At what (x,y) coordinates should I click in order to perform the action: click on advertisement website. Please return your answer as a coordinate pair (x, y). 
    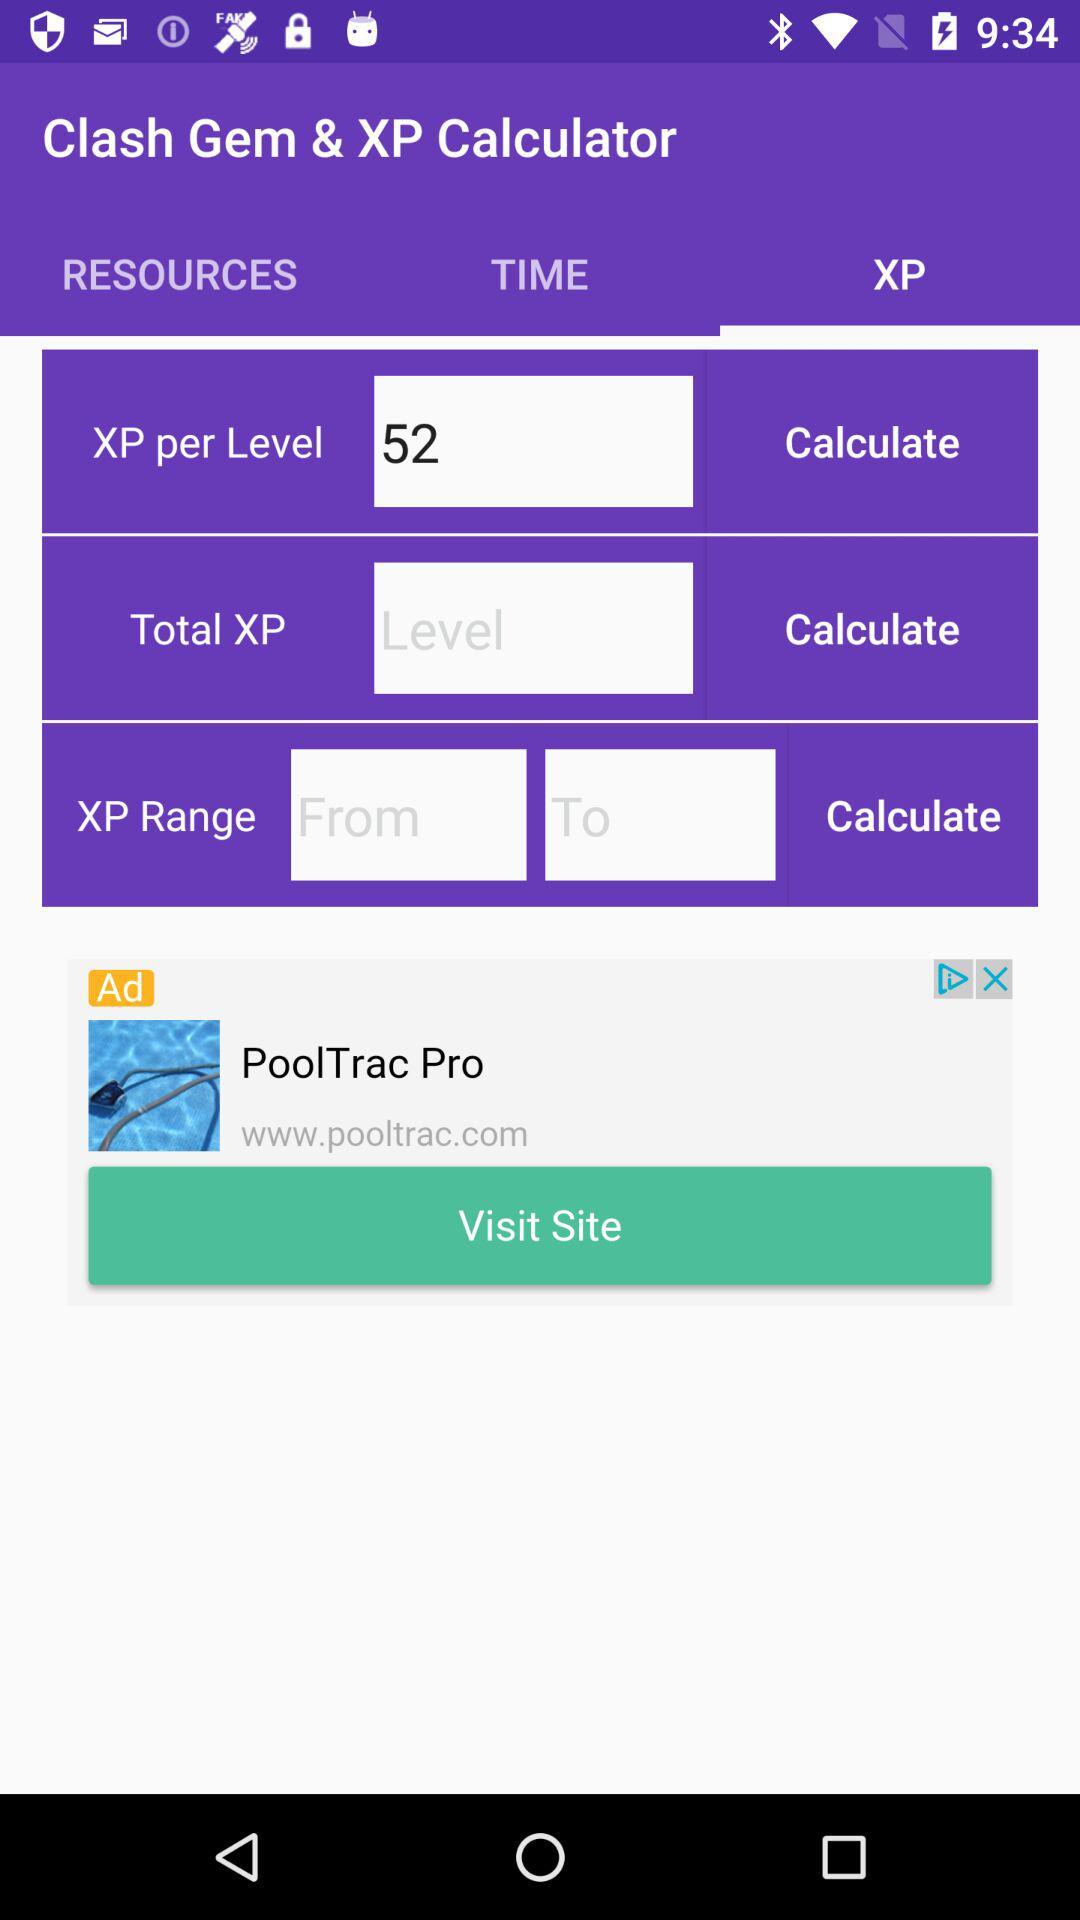
    Looking at the image, I should click on (540, 1132).